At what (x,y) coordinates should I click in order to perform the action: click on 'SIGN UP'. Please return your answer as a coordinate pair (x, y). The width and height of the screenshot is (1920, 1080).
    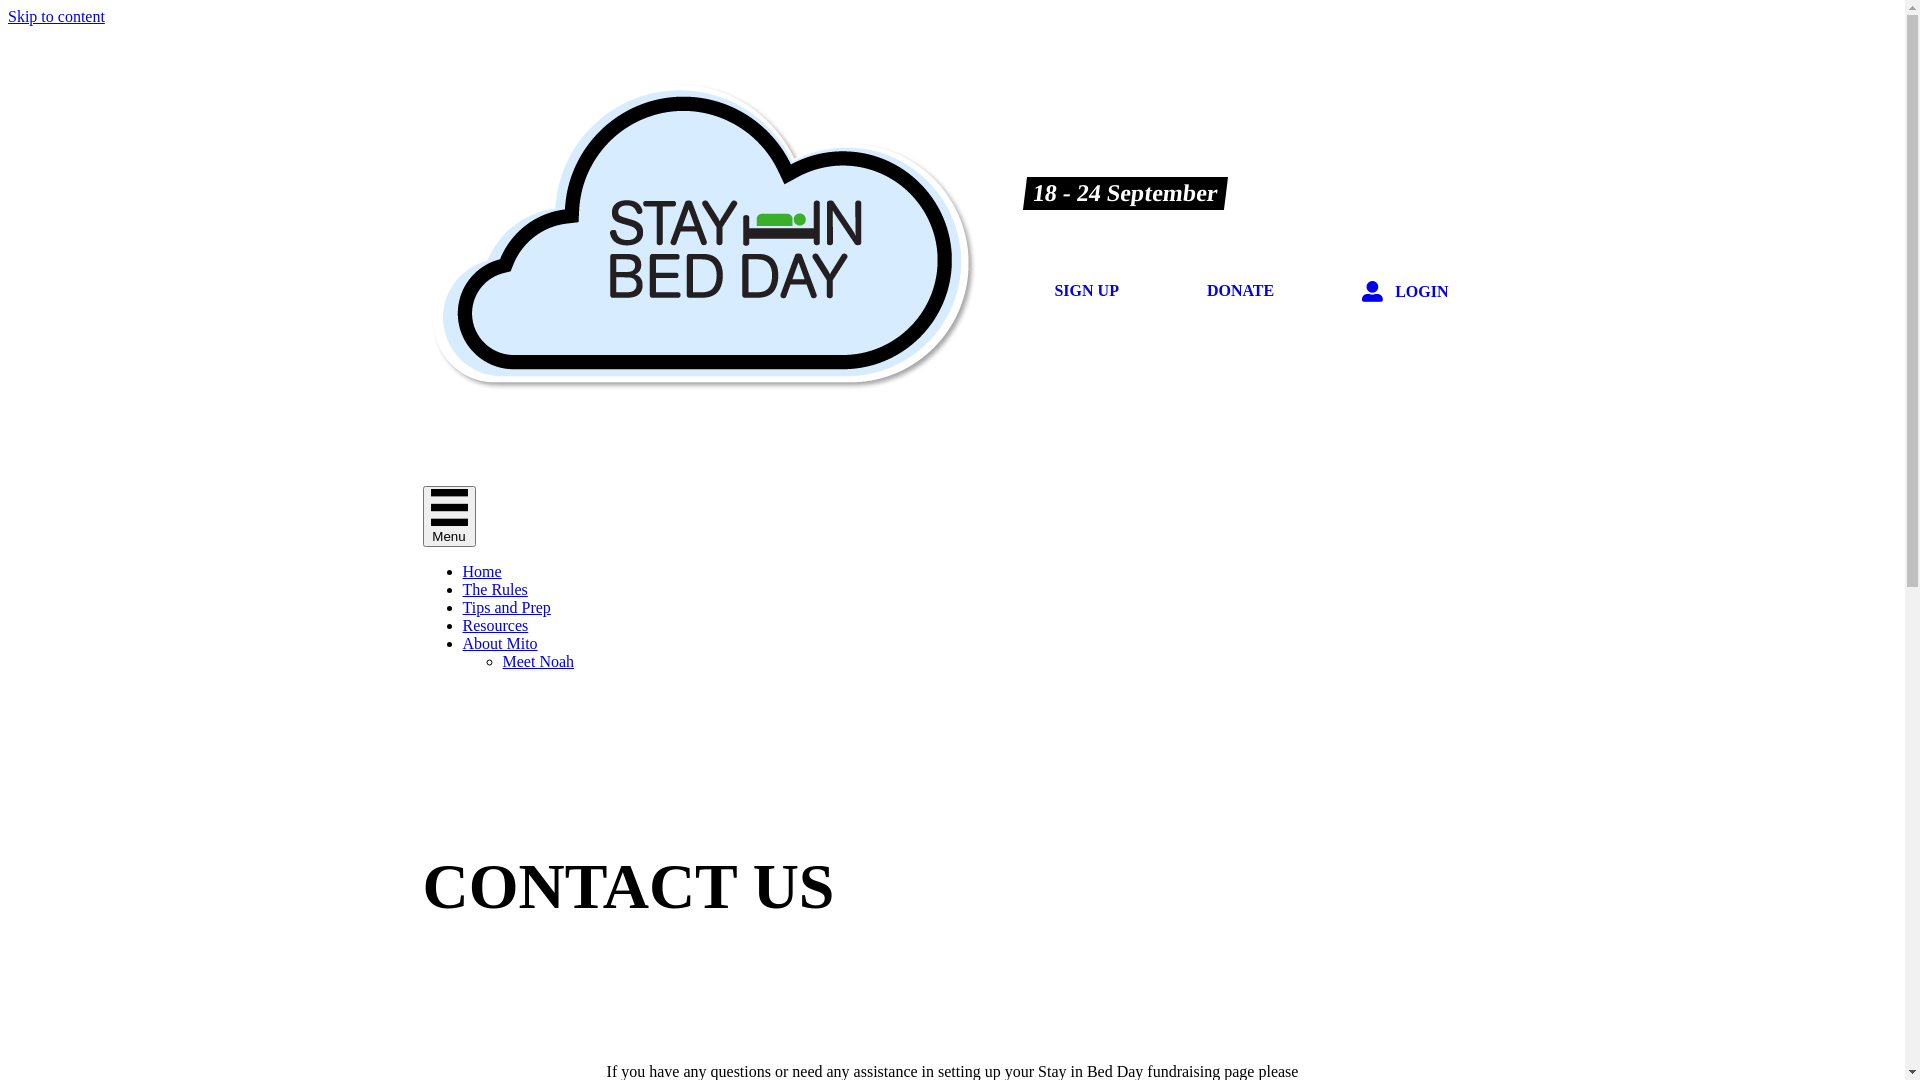
    Looking at the image, I should click on (1030, 290).